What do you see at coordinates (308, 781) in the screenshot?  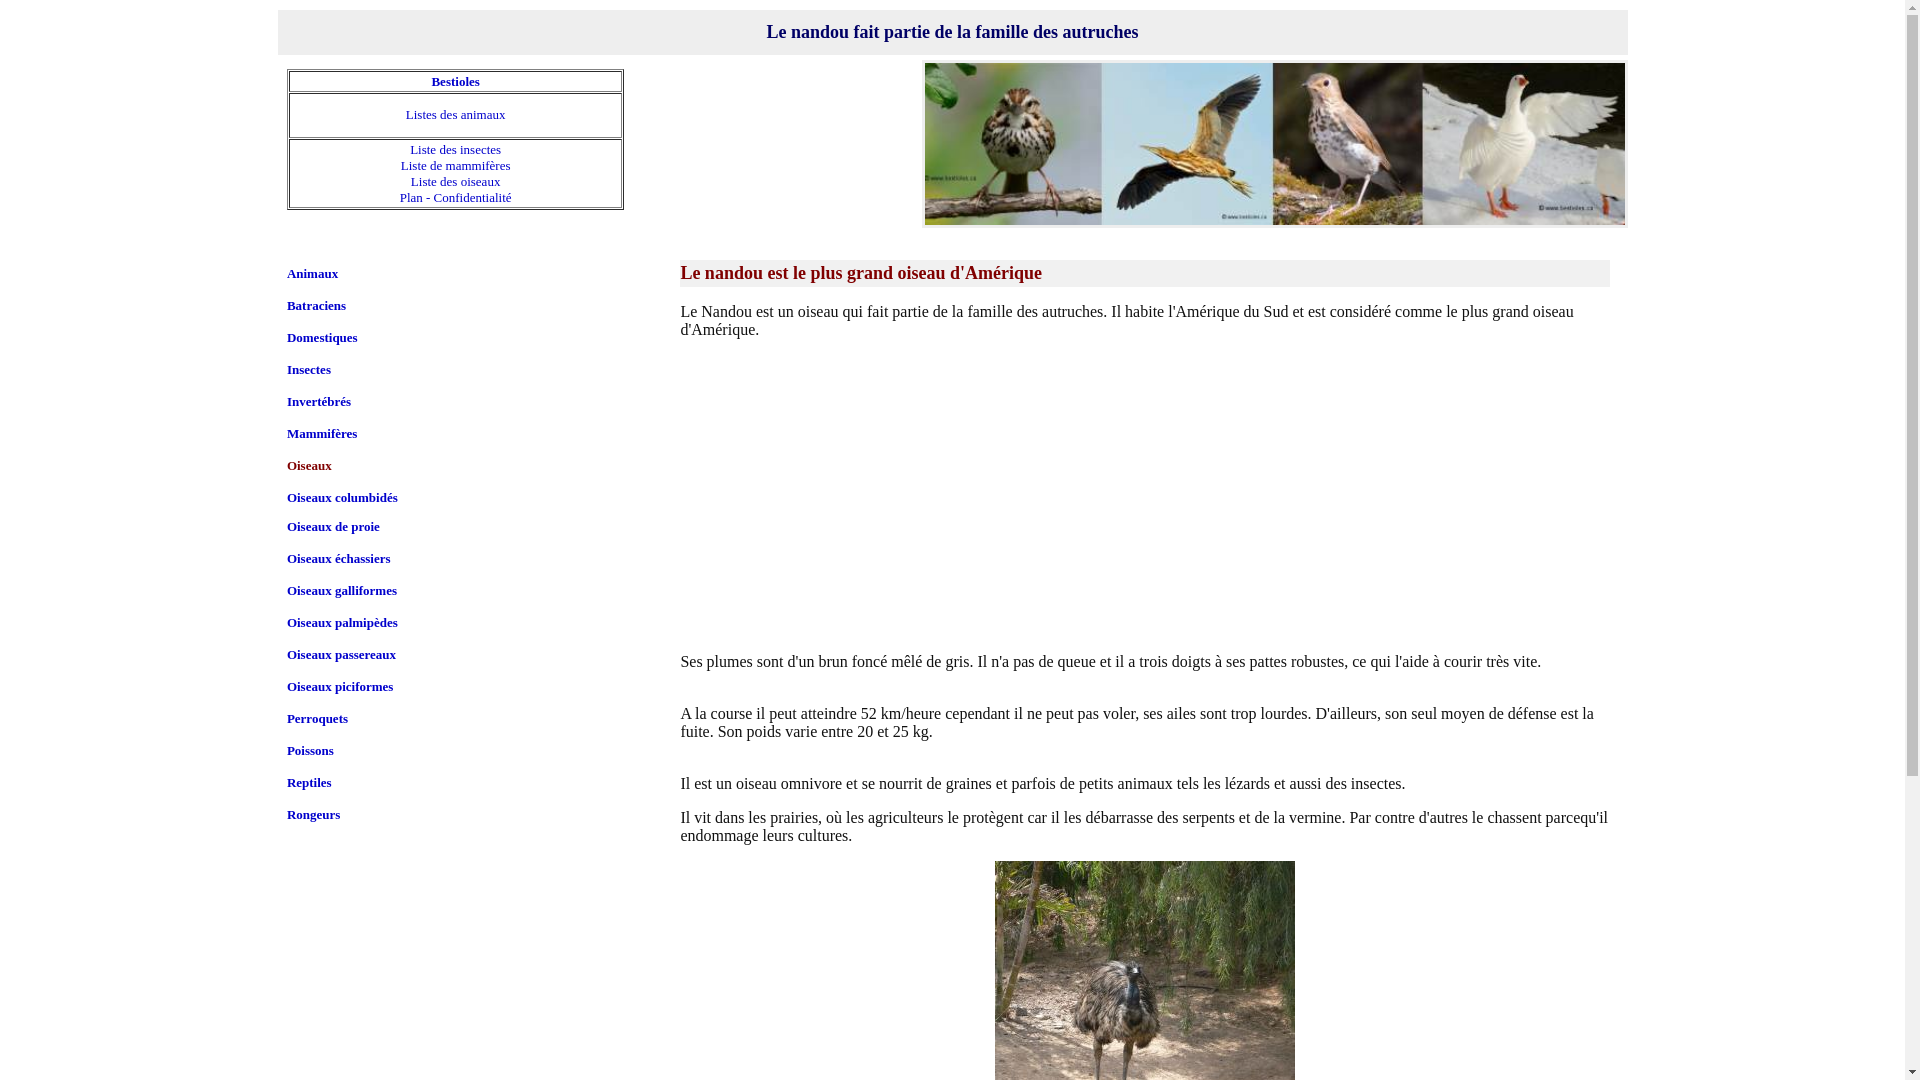 I see `'Reptiles'` at bounding box center [308, 781].